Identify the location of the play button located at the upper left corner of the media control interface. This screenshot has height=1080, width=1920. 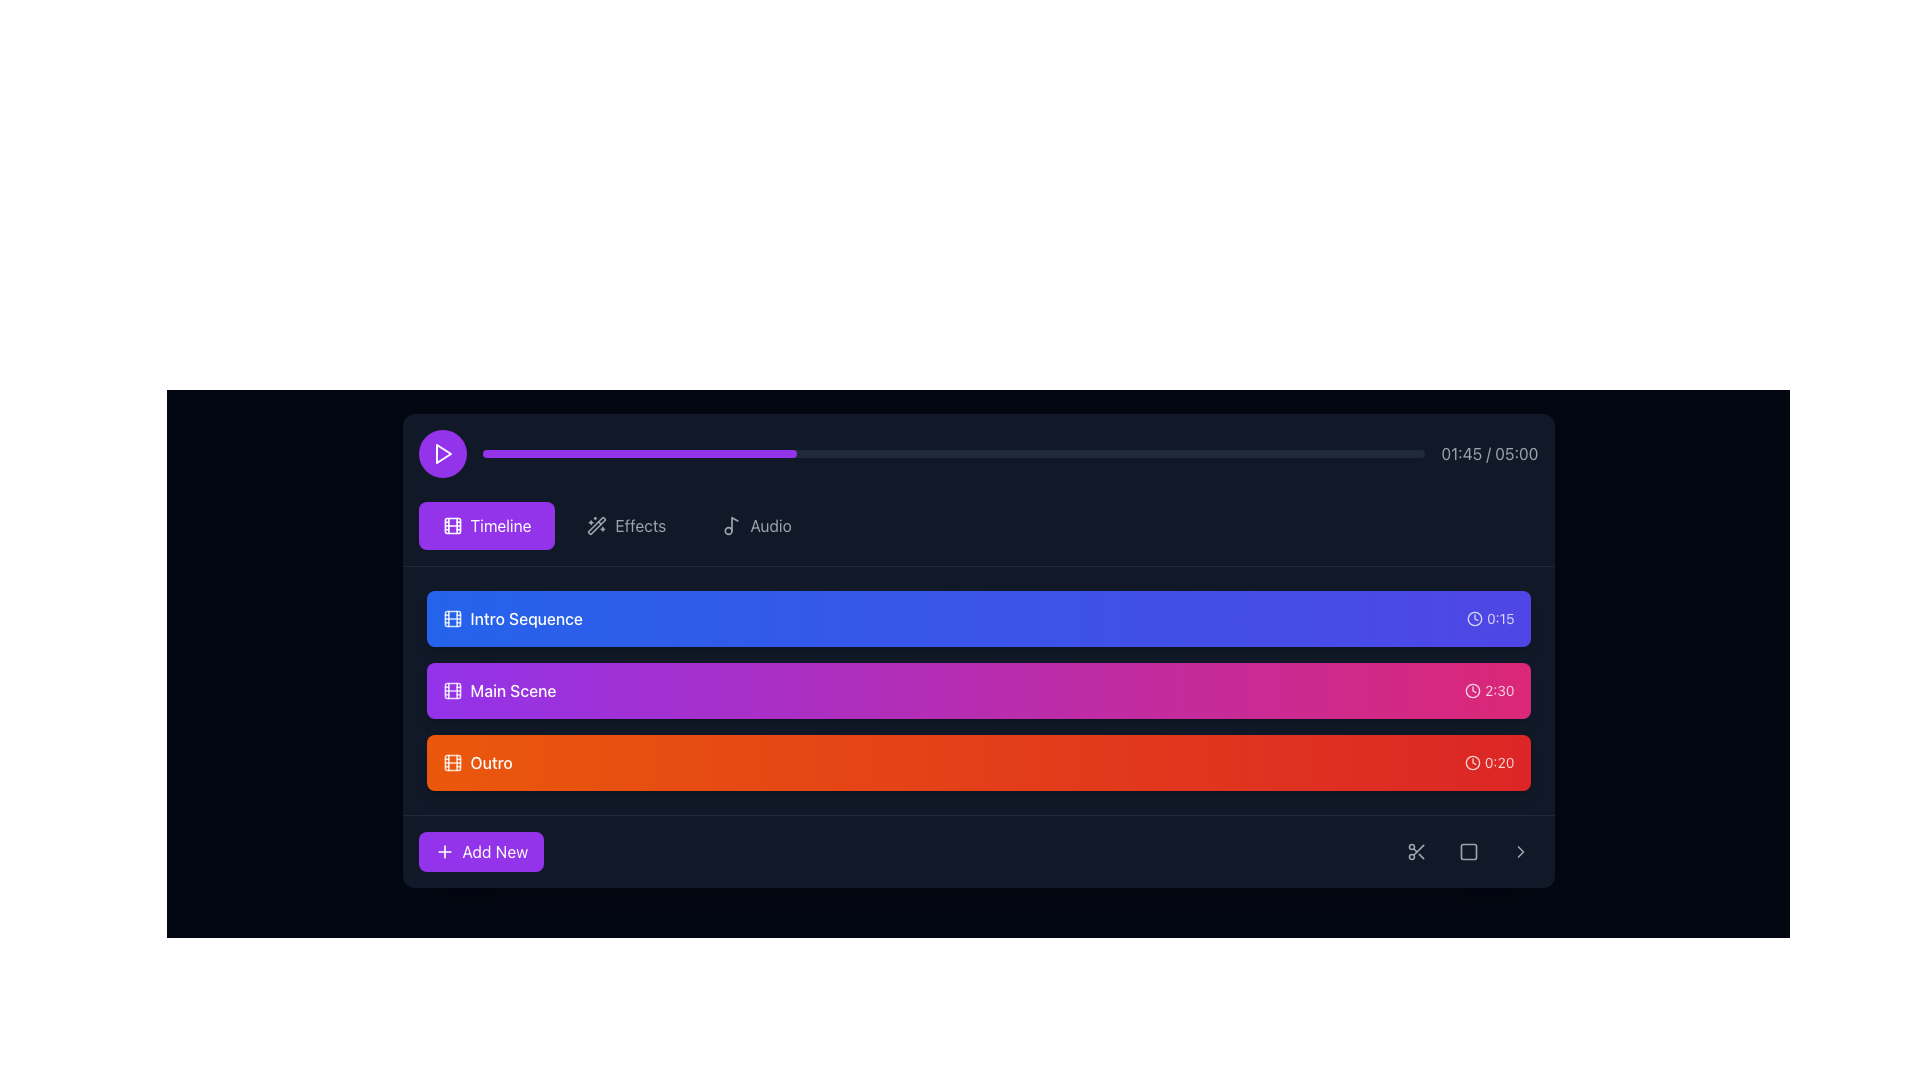
(441, 454).